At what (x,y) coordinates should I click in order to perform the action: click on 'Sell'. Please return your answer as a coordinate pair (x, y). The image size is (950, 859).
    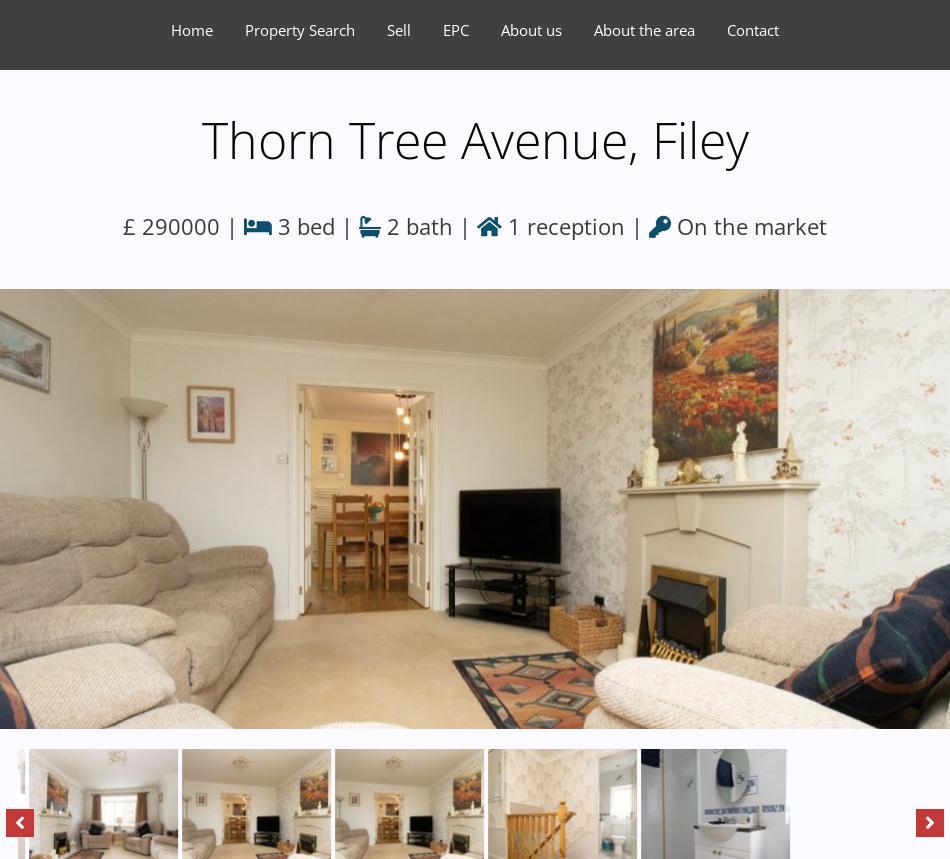
    Looking at the image, I should click on (386, 29).